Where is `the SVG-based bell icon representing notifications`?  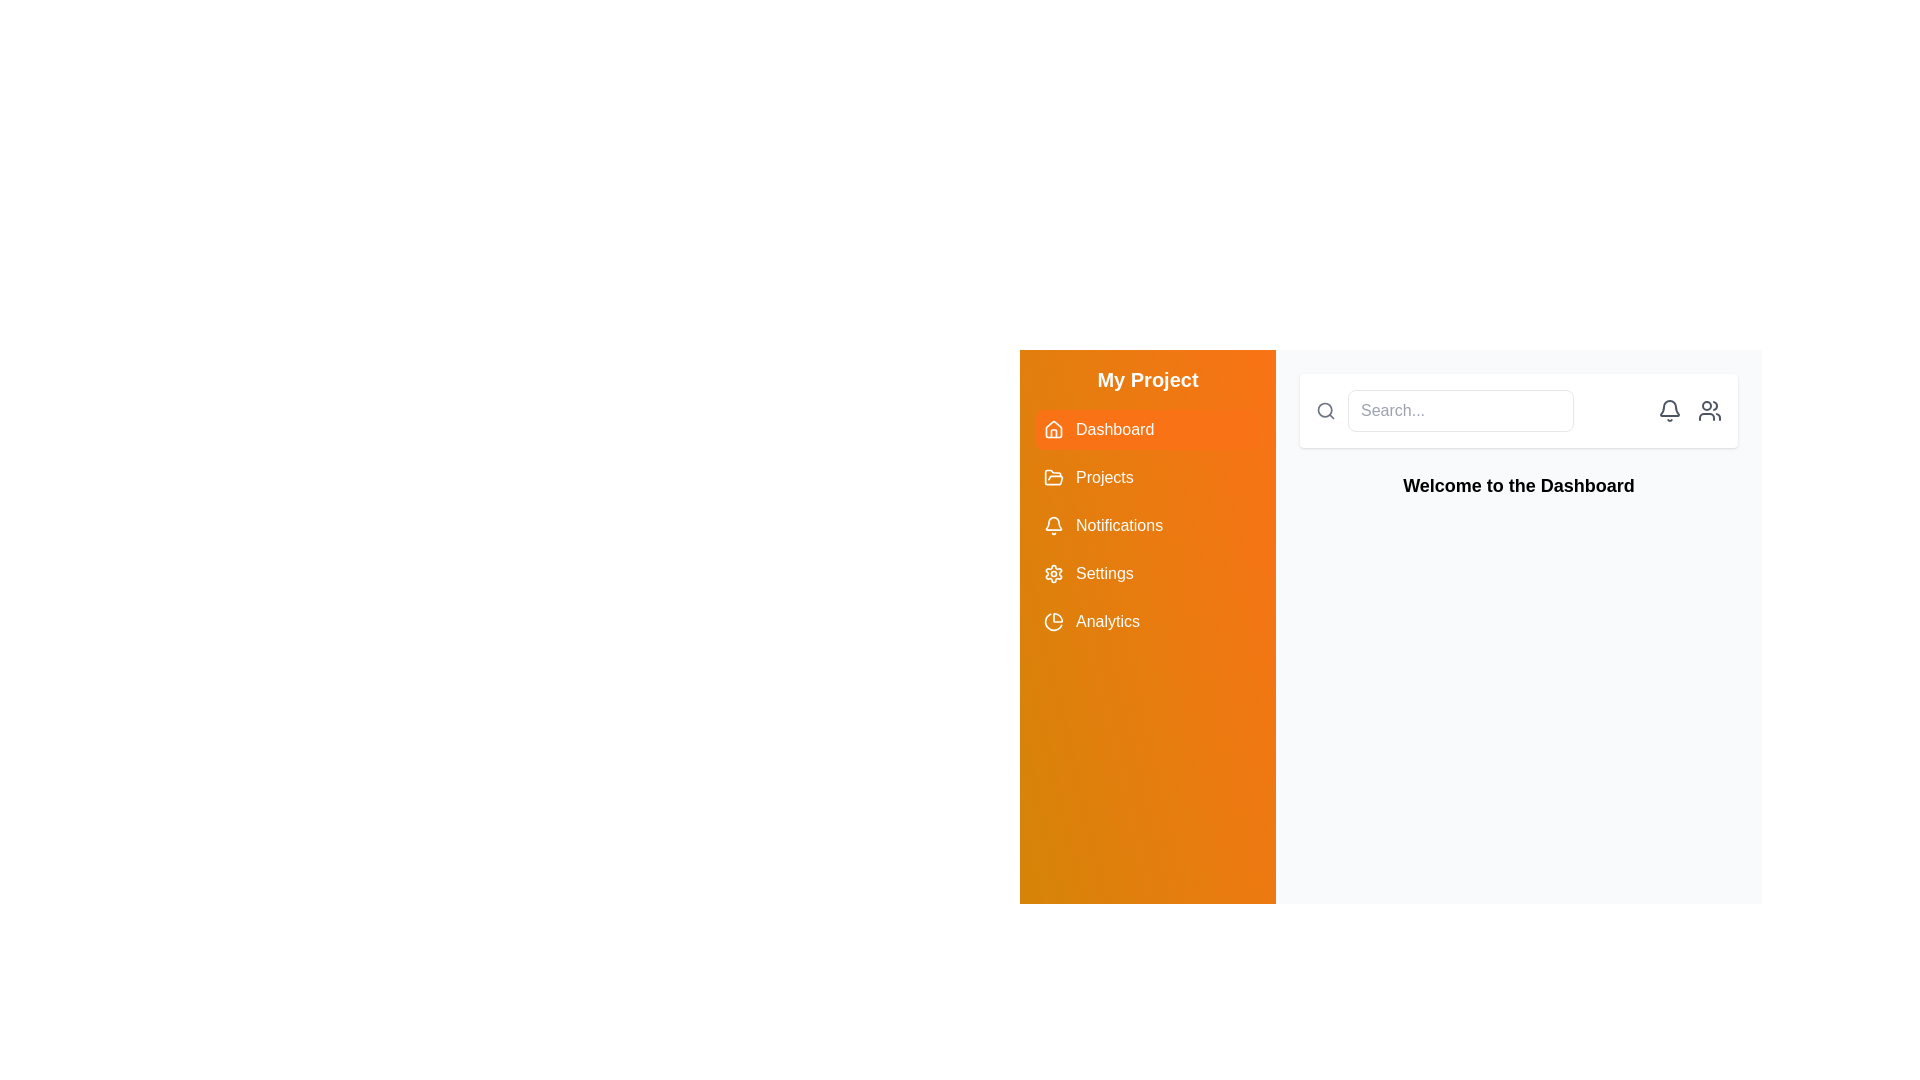
the SVG-based bell icon representing notifications is located at coordinates (1053, 522).